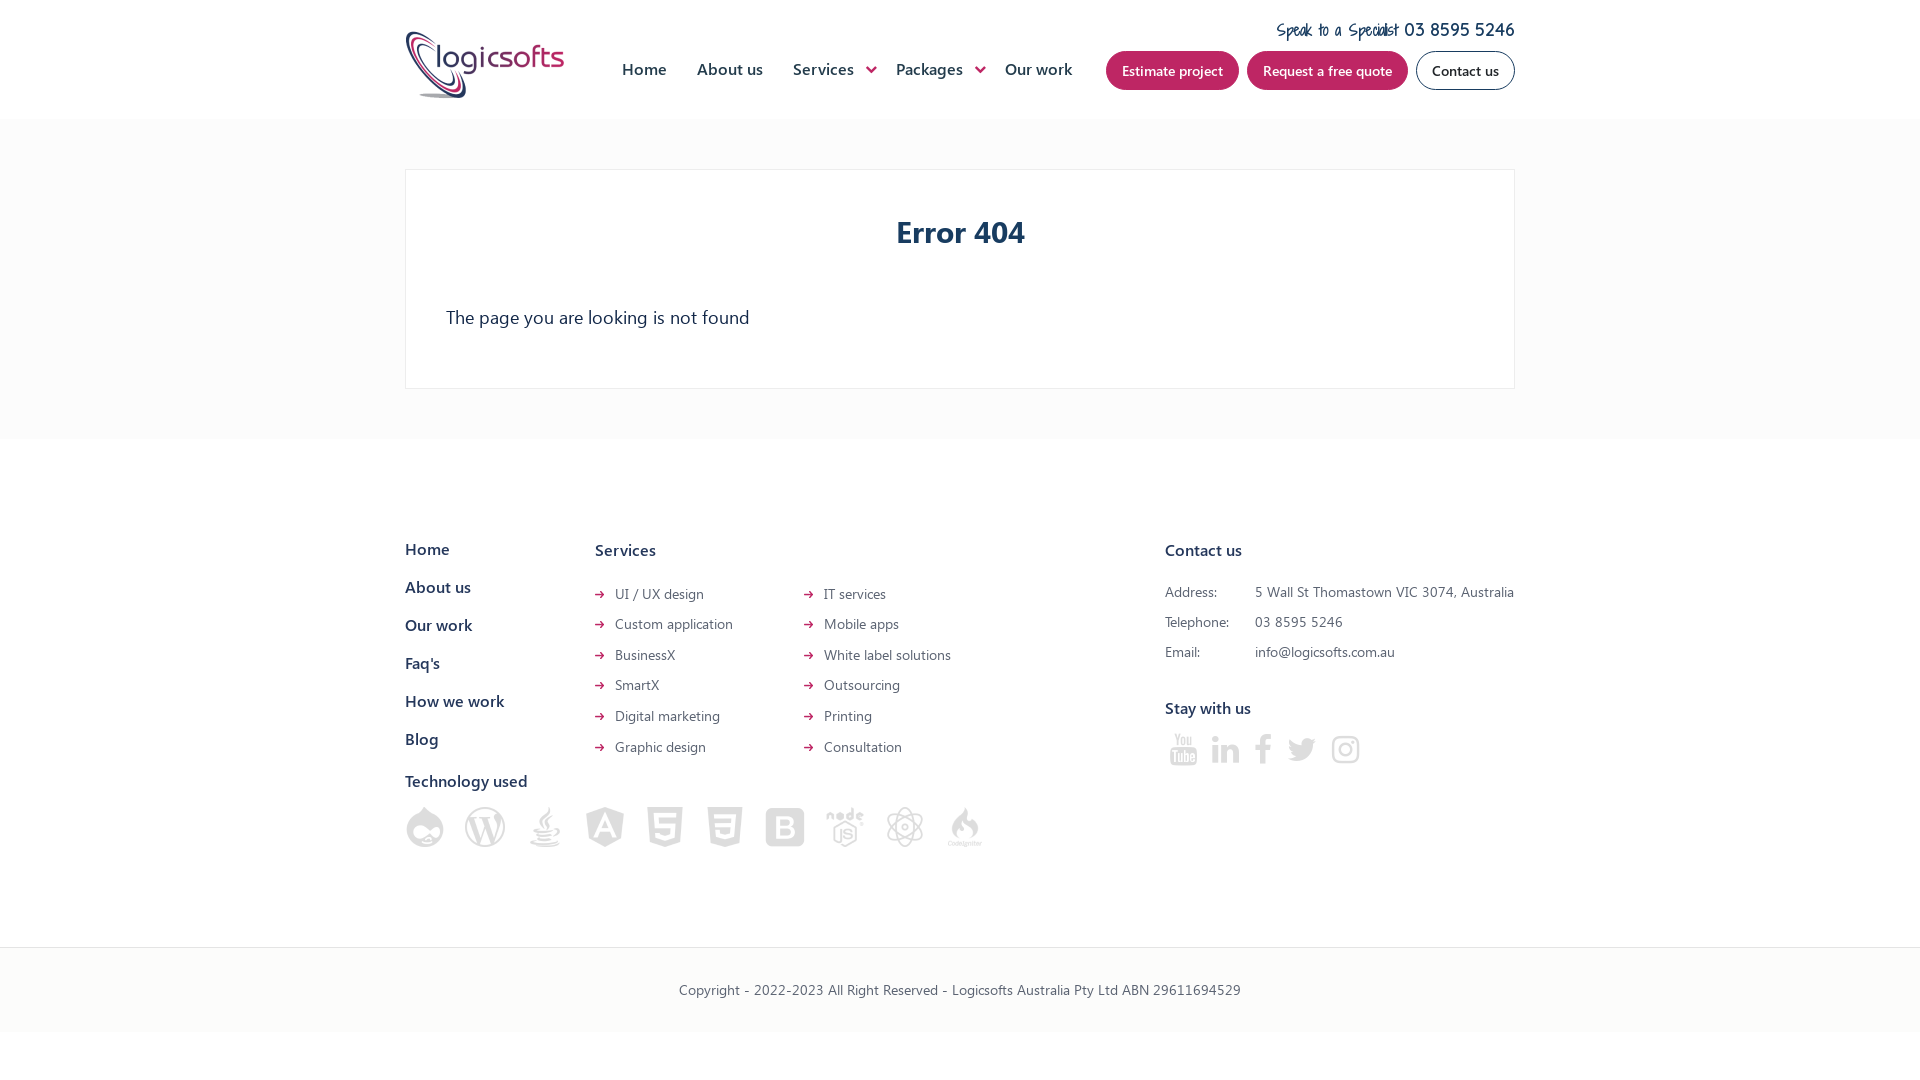 This screenshot has height=1080, width=1920. What do you see at coordinates (728, 67) in the screenshot?
I see `'About us'` at bounding box center [728, 67].